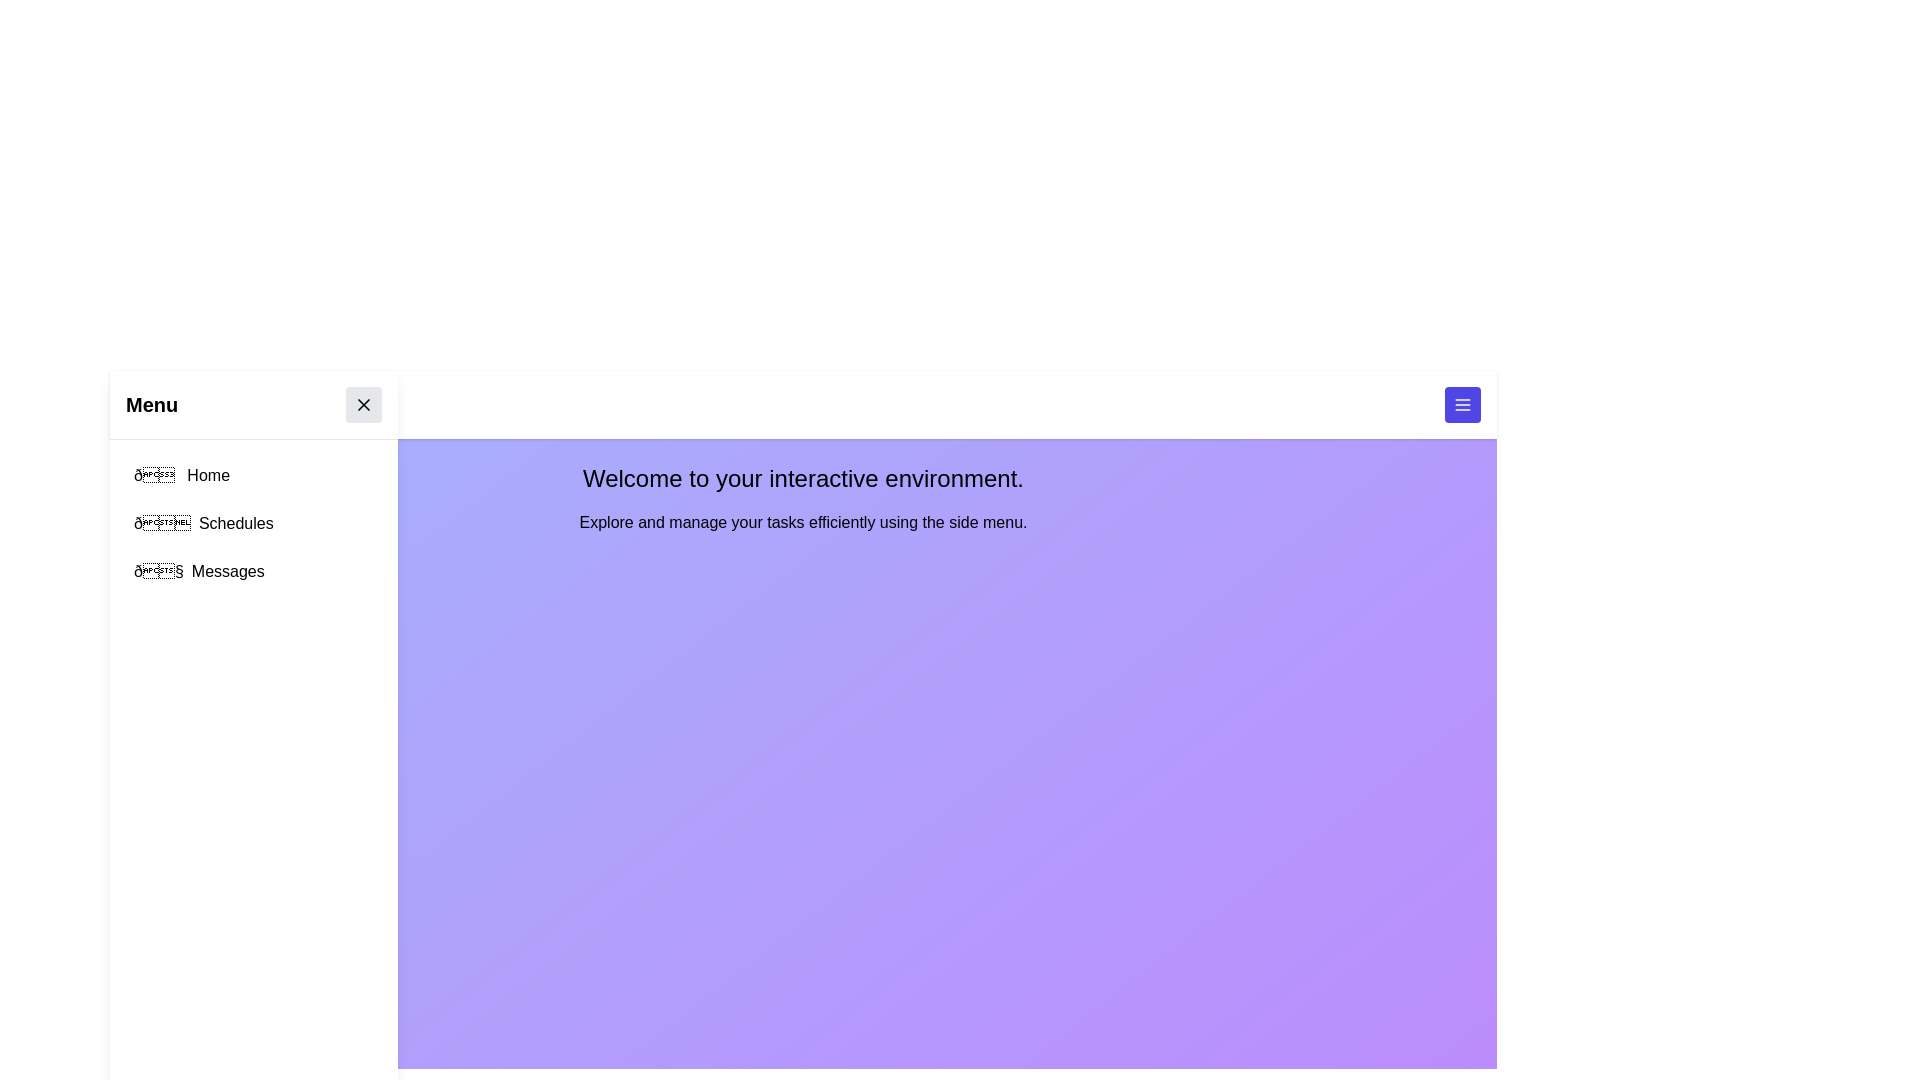  I want to click on the 'X' button located at the top-right corner of the 'Menu' bar, so click(364, 405).